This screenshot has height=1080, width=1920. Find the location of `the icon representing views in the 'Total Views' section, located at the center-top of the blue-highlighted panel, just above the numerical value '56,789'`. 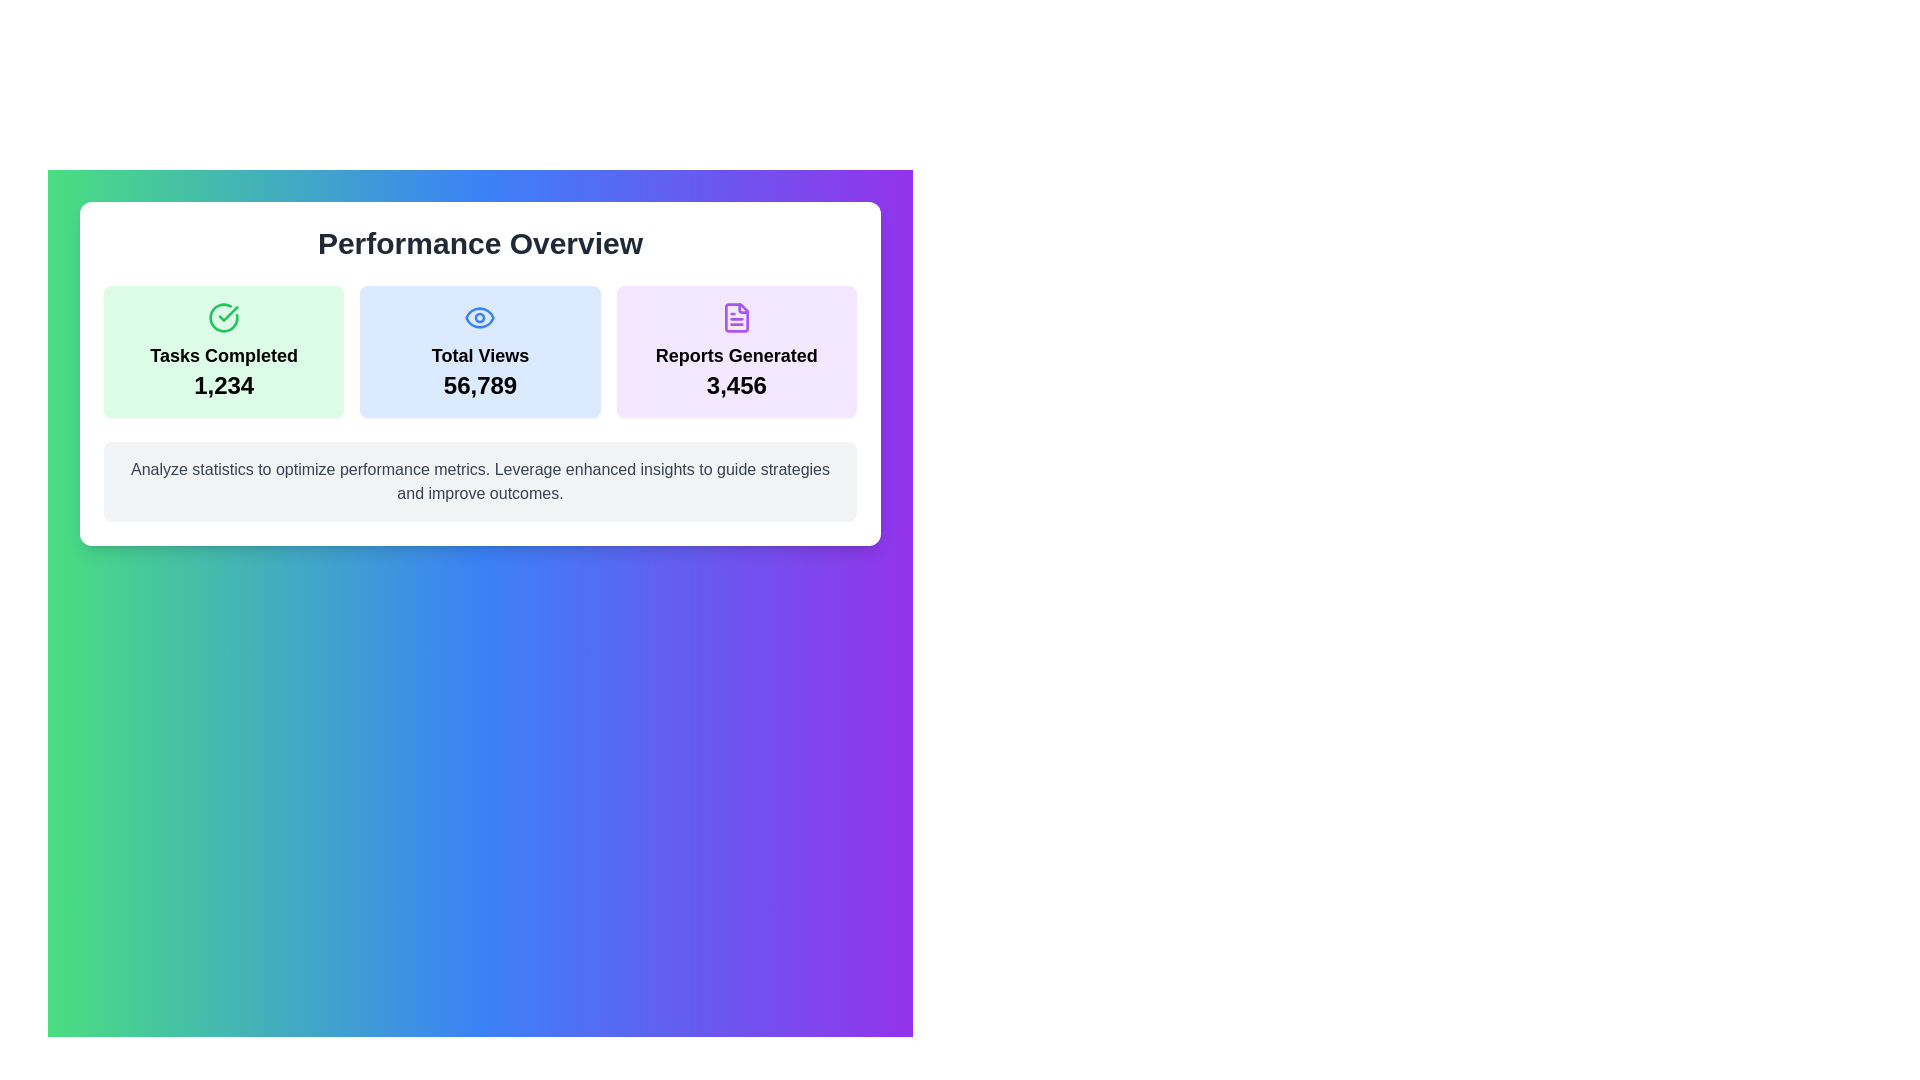

the icon representing views in the 'Total Views' section, located at the center-top of the blue-highlighted panel, just above the numerical value '56,789' is located at coordinates (480, 316).